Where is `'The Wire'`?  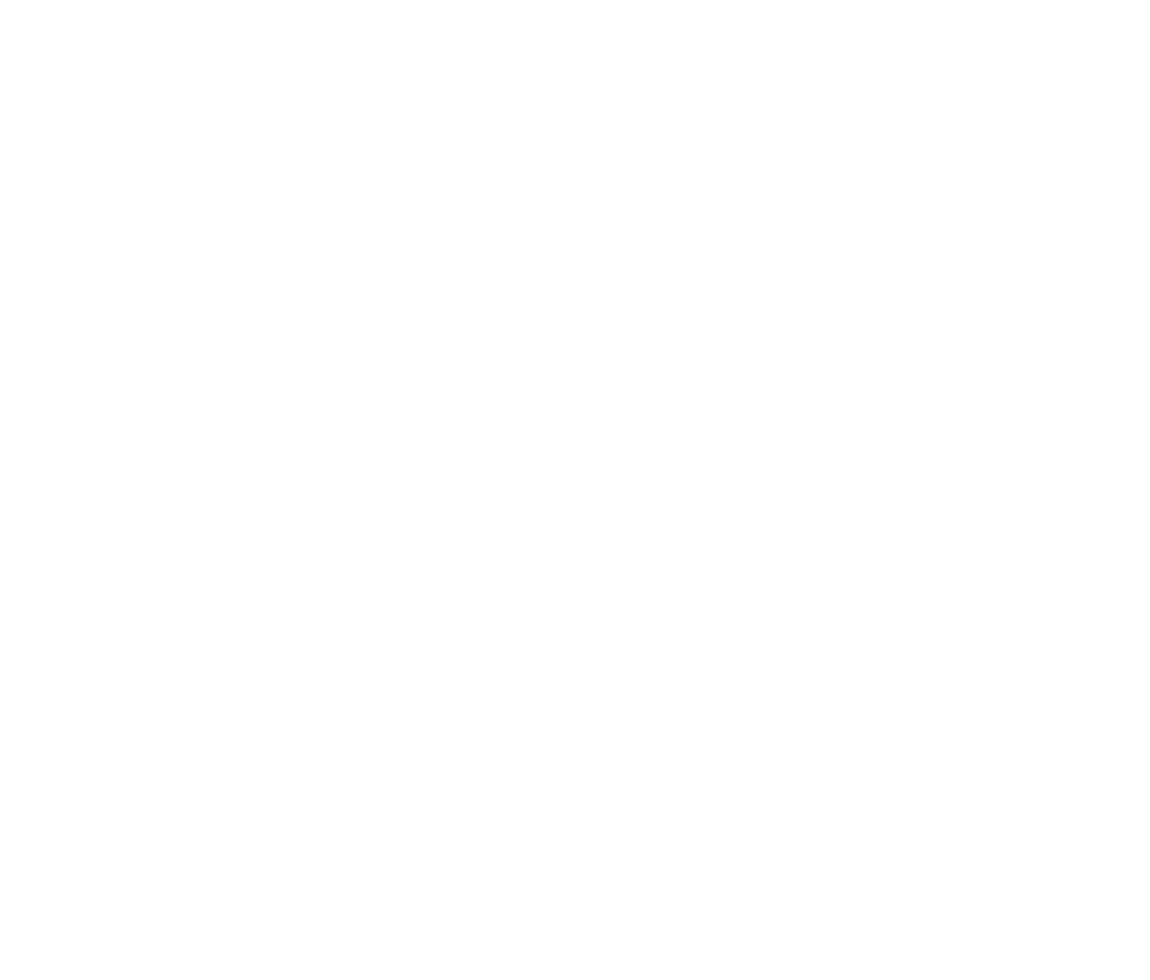
'The Wire' is located at coordinates (313, 168).